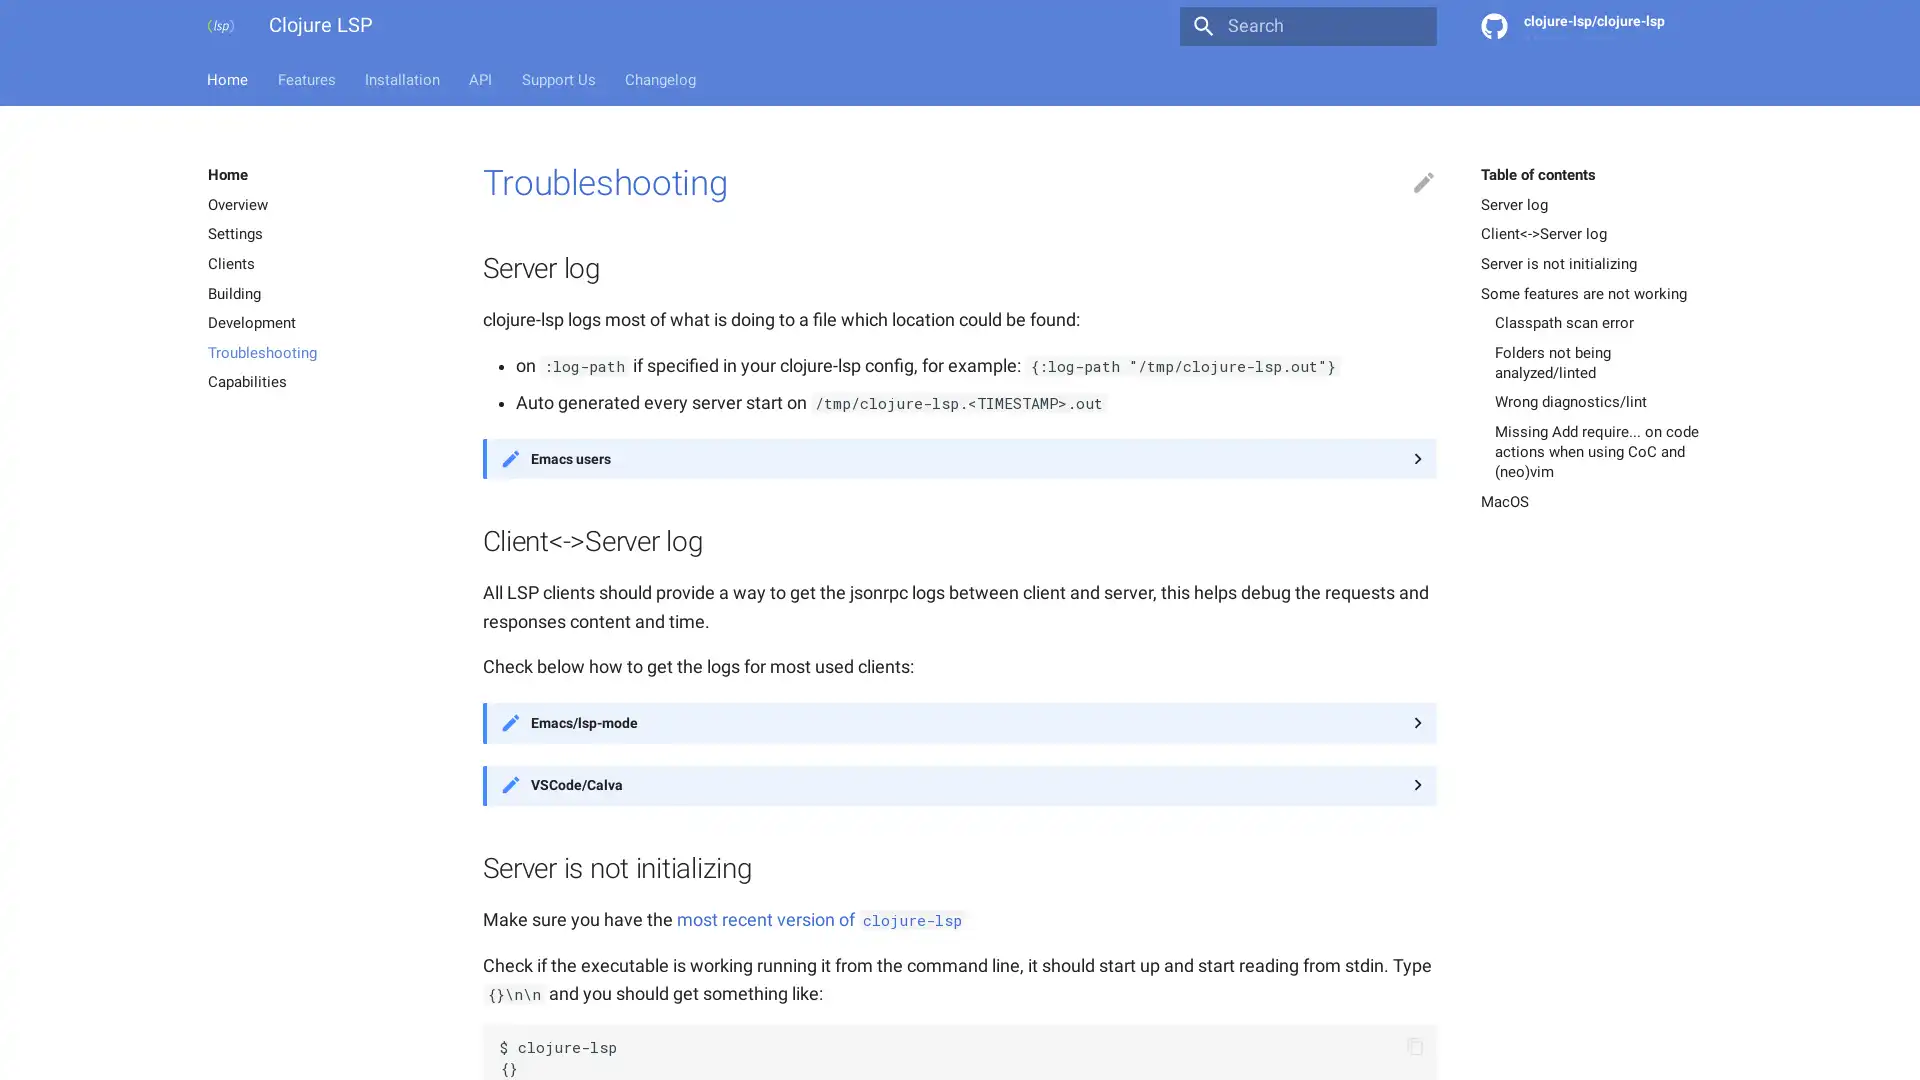 The height and width of the screenshot is (1080, 1920). I want to click on Copy to clipboard, so click(1414, 1045).